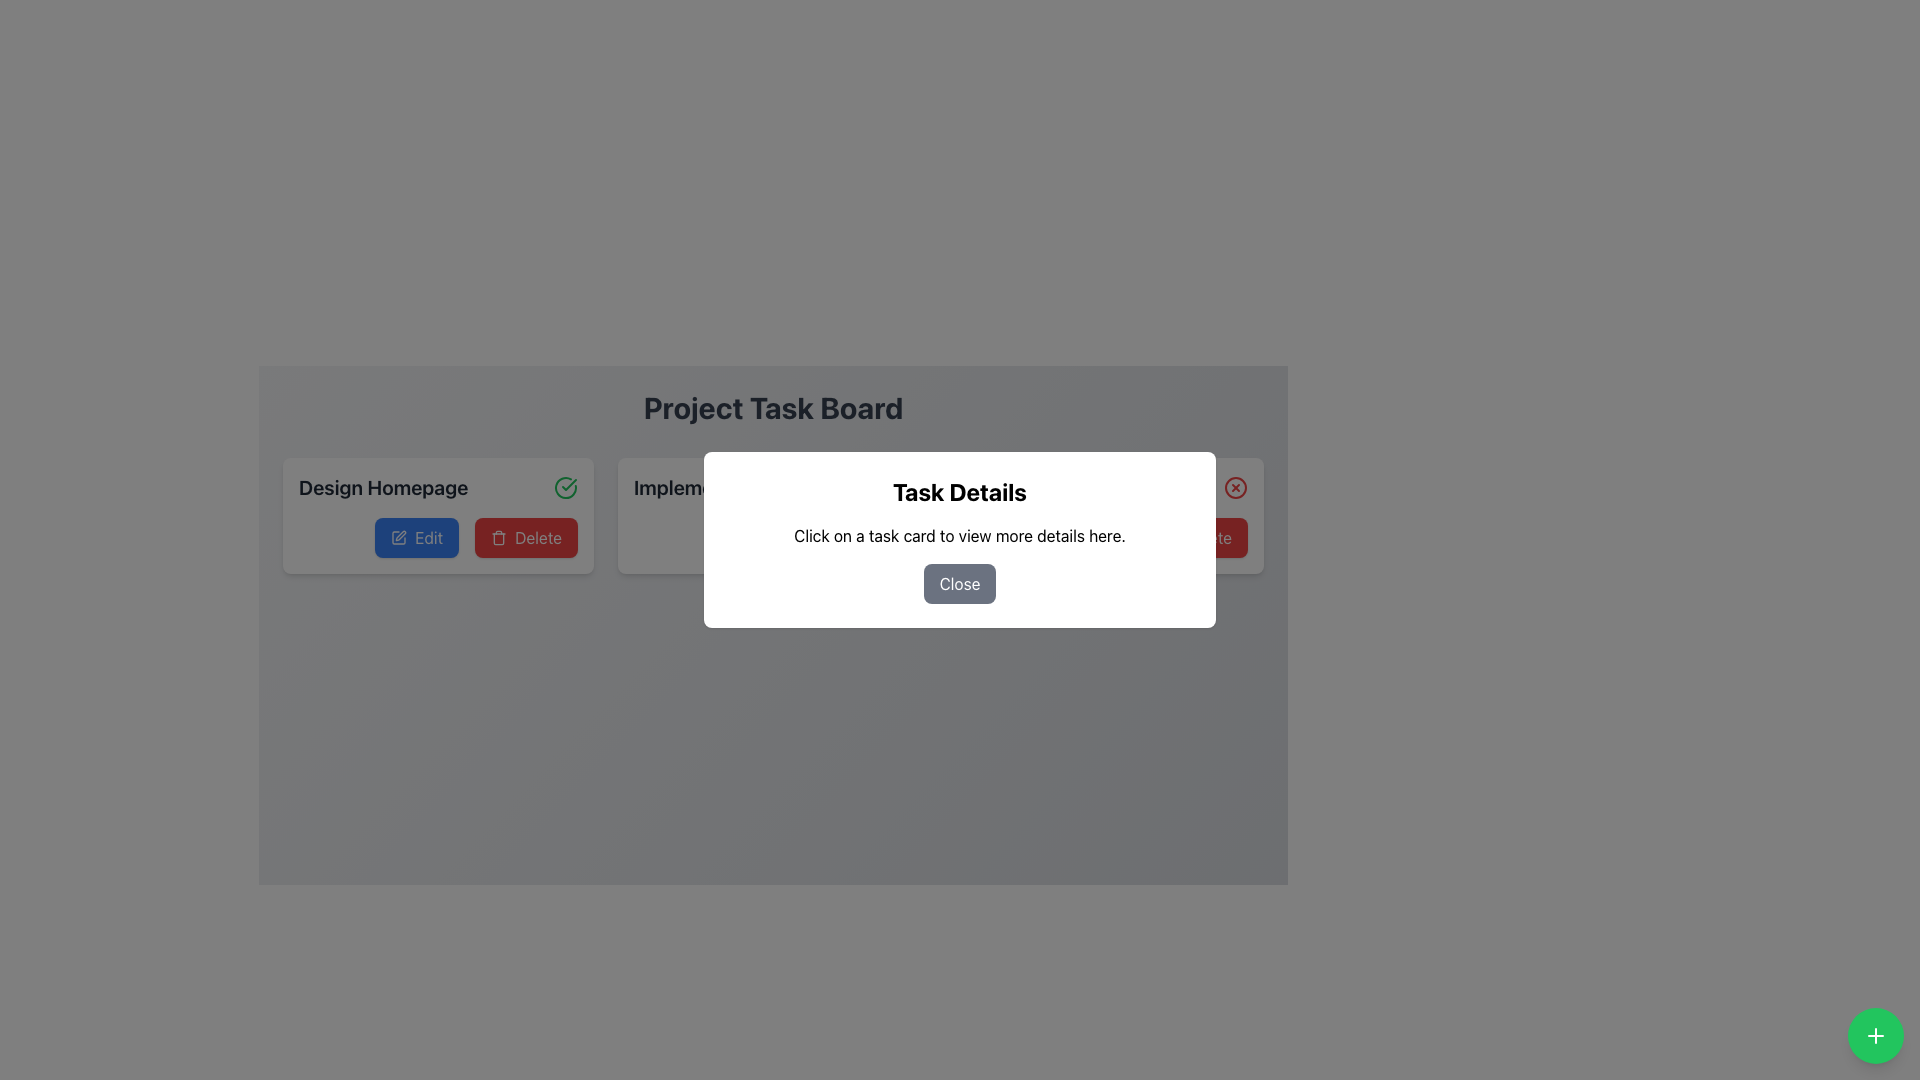 This screenshot has height=1080, width=1920. Describe the element at coordinates (437, 488) in the screenshot. I see `the task title element marked as completed, which is the first item in a white card with rounded corners, featuring a green checkmark icon adjacent to it` at that location.